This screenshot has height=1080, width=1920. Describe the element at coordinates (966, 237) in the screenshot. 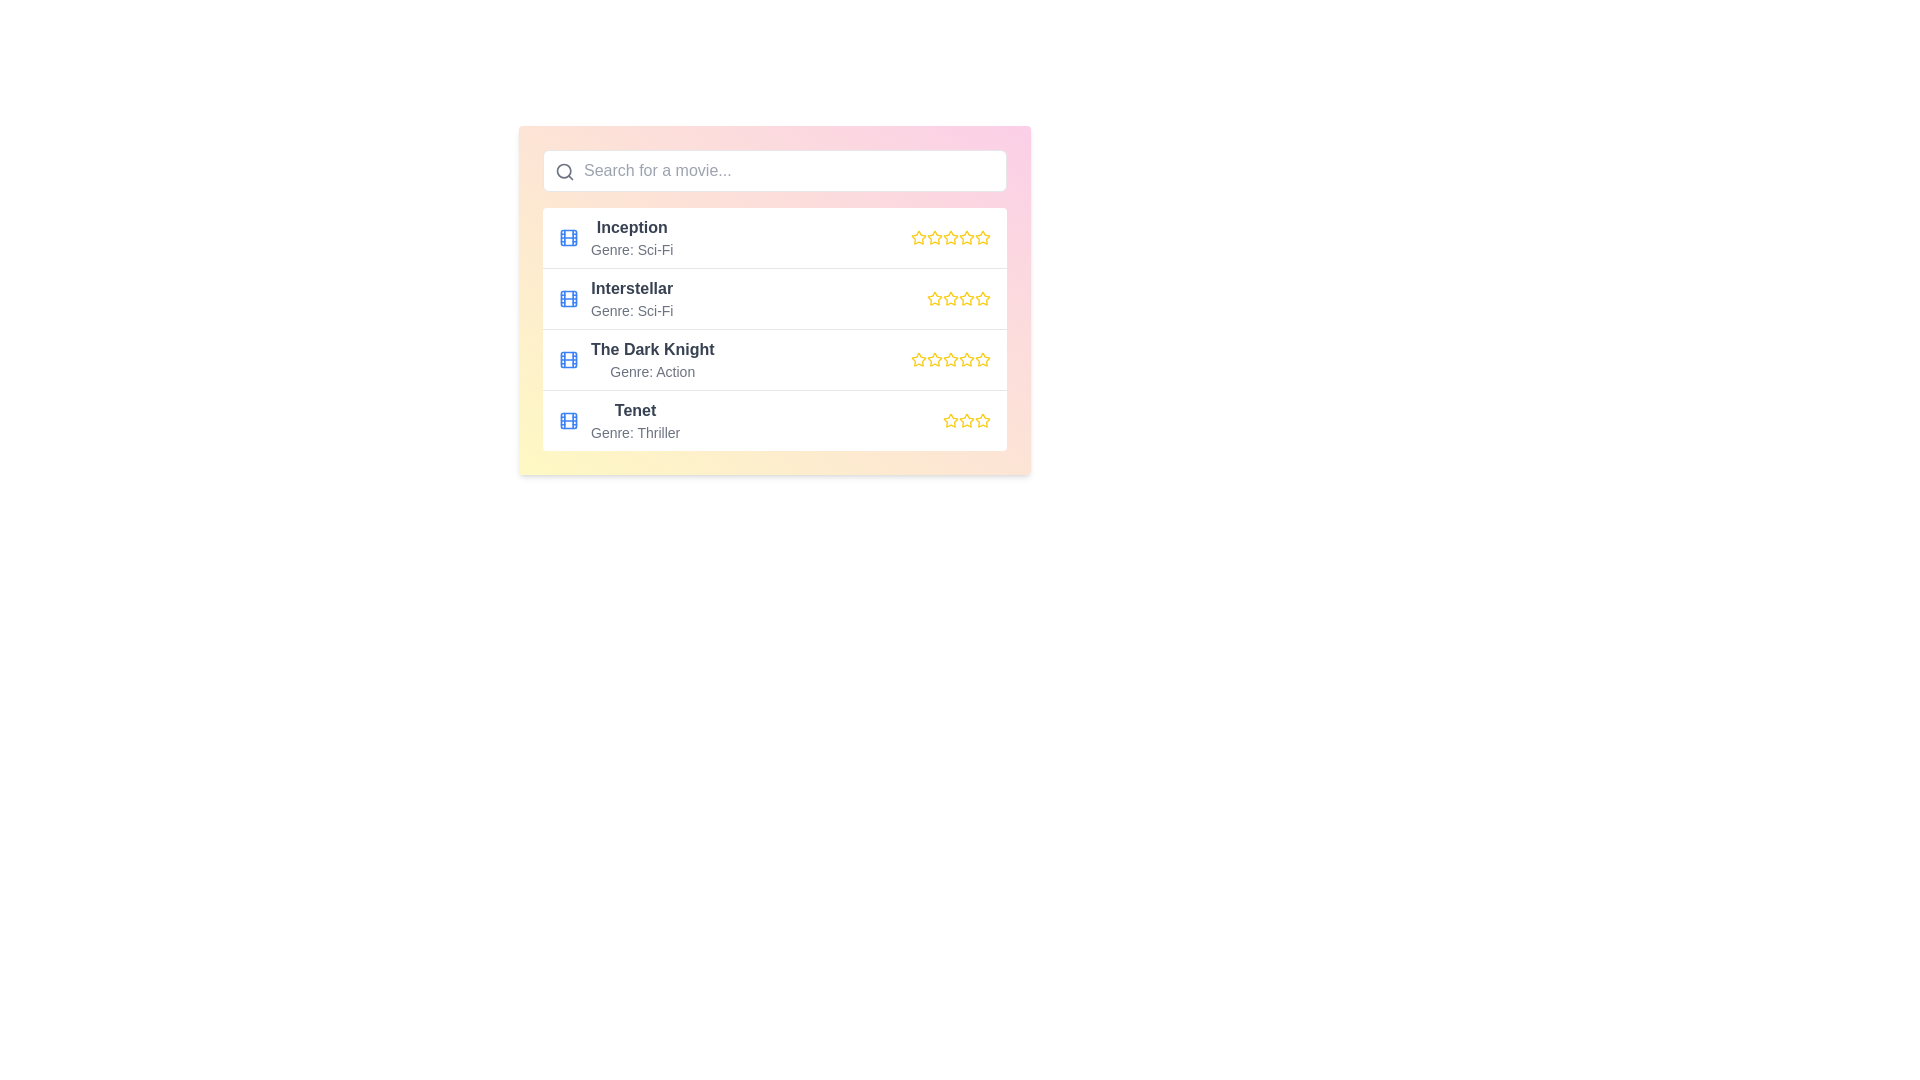

I see `the sixth yellow star icon used for rating next to the text 'Inception' under the 'Genre: Sci-Fi' entry` at that location.